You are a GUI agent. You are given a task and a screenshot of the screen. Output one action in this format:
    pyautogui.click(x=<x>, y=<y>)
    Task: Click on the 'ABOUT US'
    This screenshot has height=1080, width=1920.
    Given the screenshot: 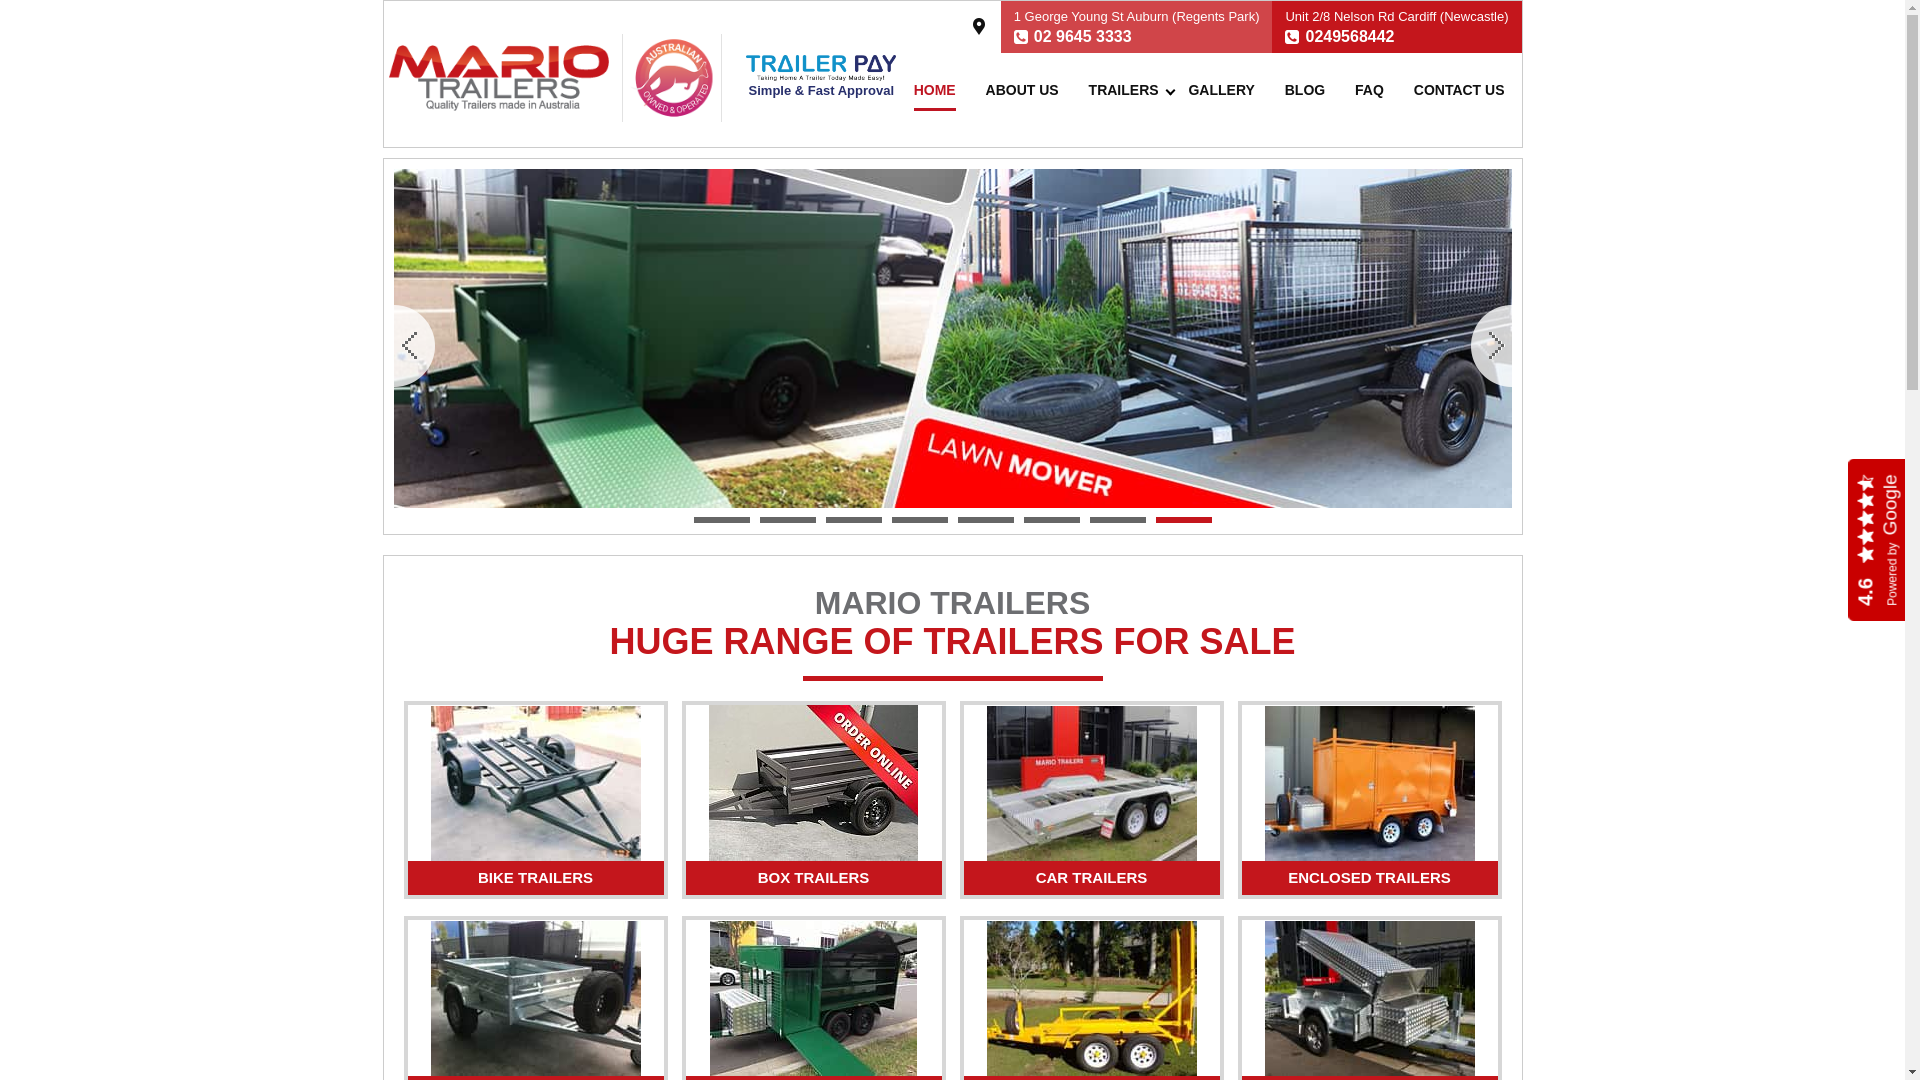 What is the action you would take?
    pyautogui.click(x=1022, y=88)
    